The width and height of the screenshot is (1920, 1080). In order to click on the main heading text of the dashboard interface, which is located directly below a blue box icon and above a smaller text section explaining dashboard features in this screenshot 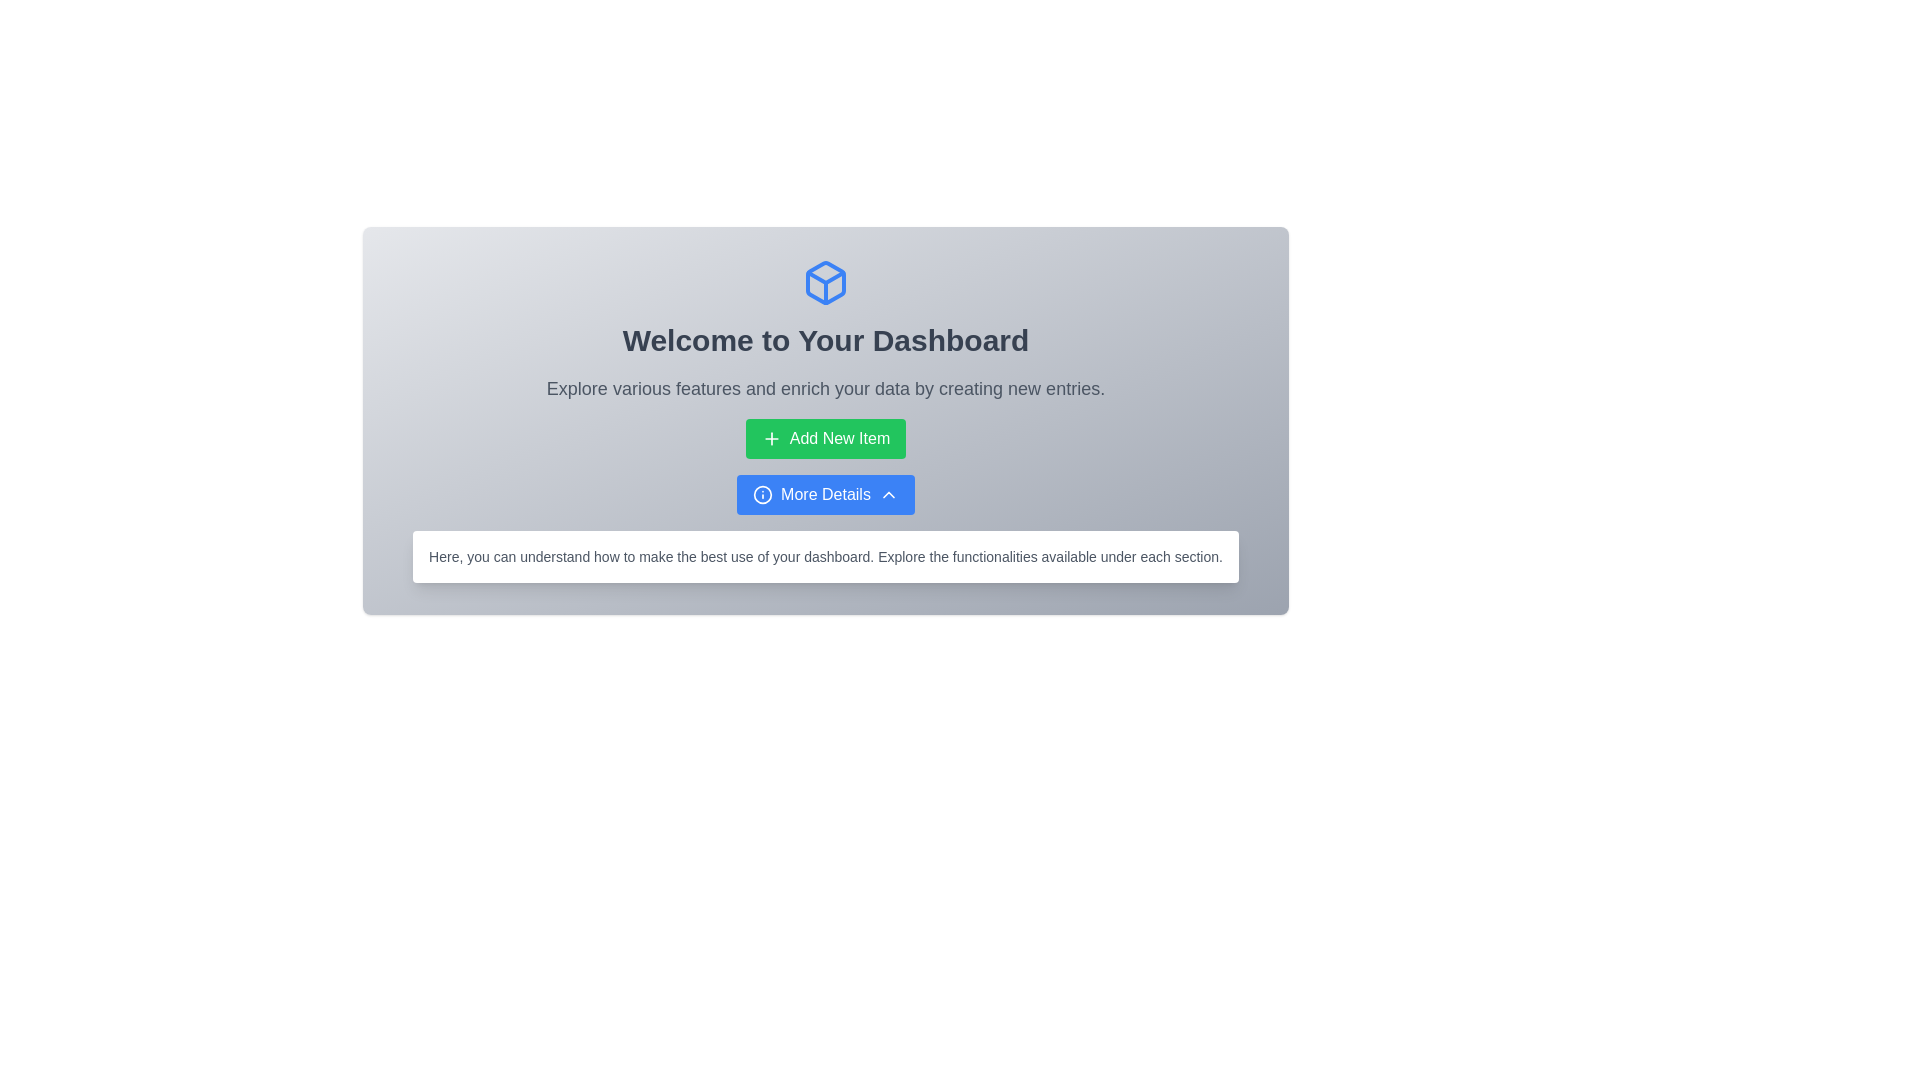, I will do `click(825, 339)`.